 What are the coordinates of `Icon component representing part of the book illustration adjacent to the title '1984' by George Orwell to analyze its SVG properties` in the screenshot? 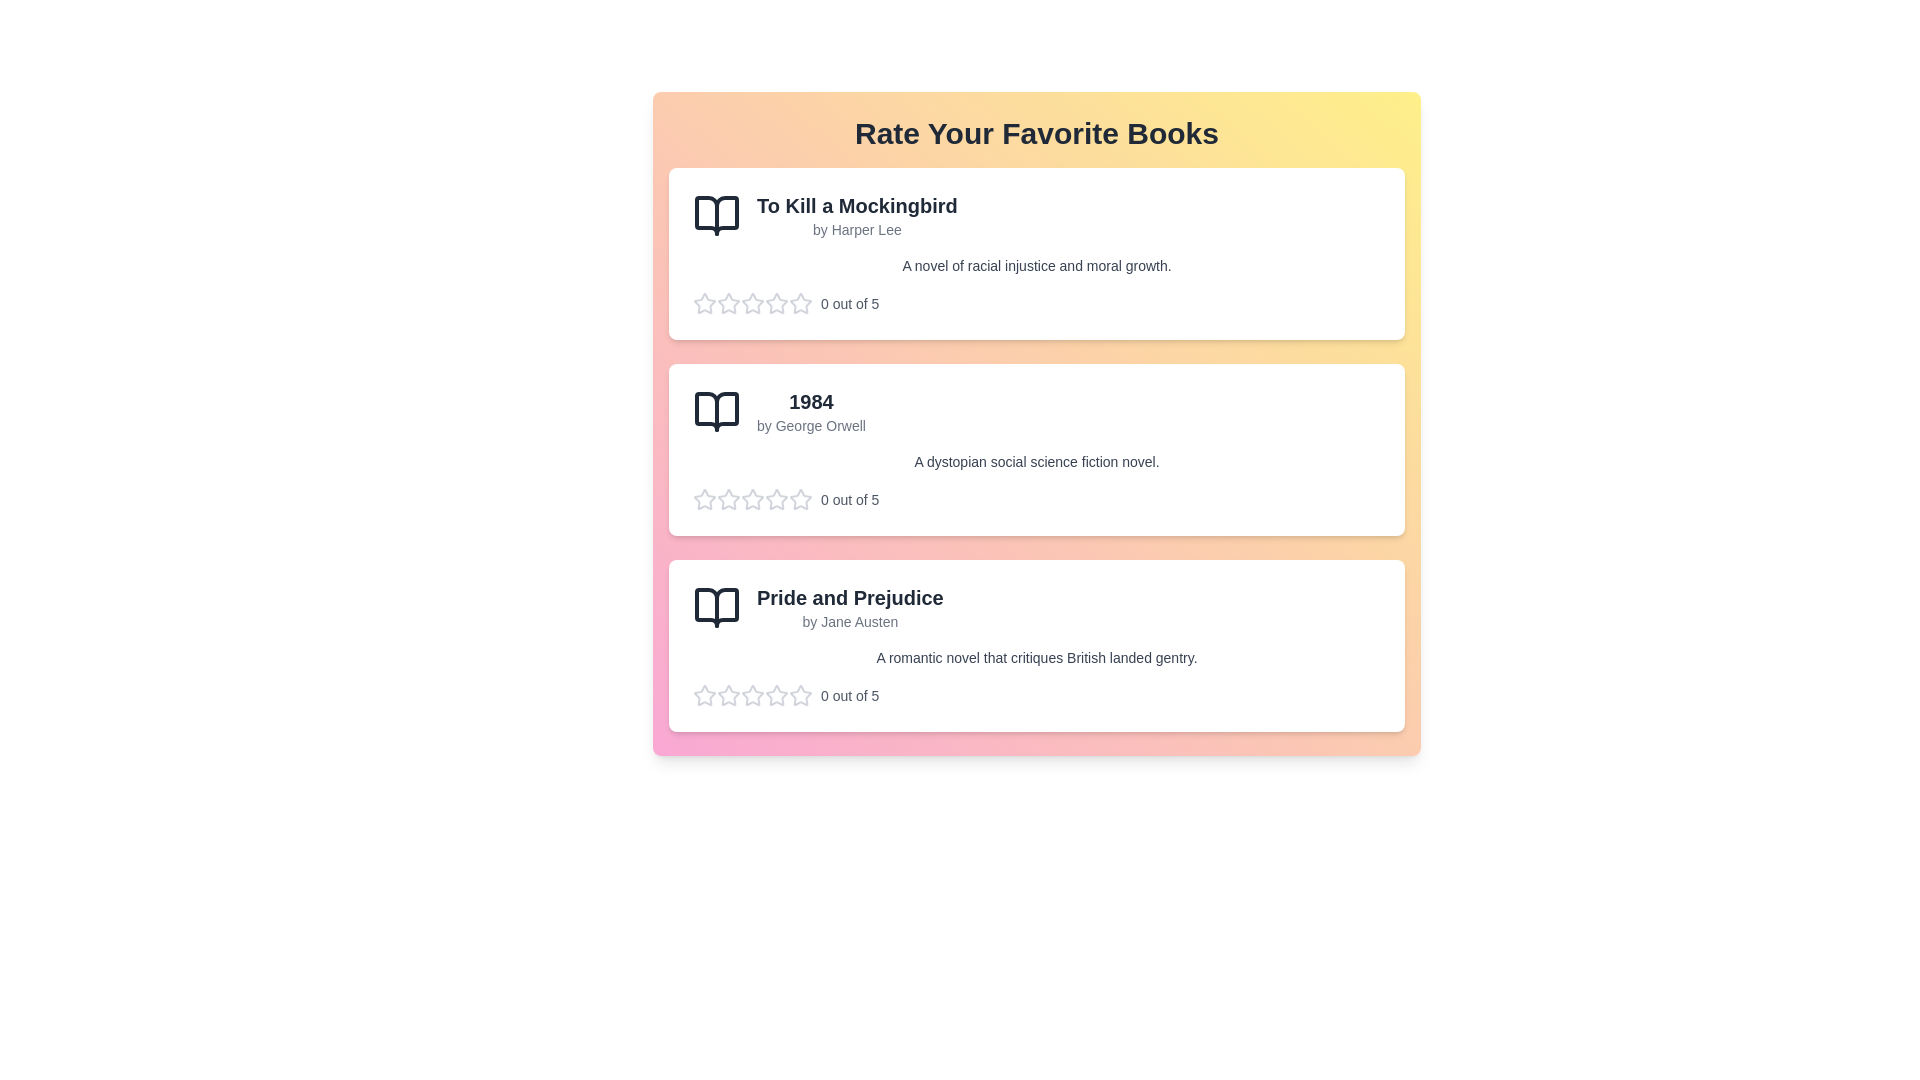 It's located at (716, 411).